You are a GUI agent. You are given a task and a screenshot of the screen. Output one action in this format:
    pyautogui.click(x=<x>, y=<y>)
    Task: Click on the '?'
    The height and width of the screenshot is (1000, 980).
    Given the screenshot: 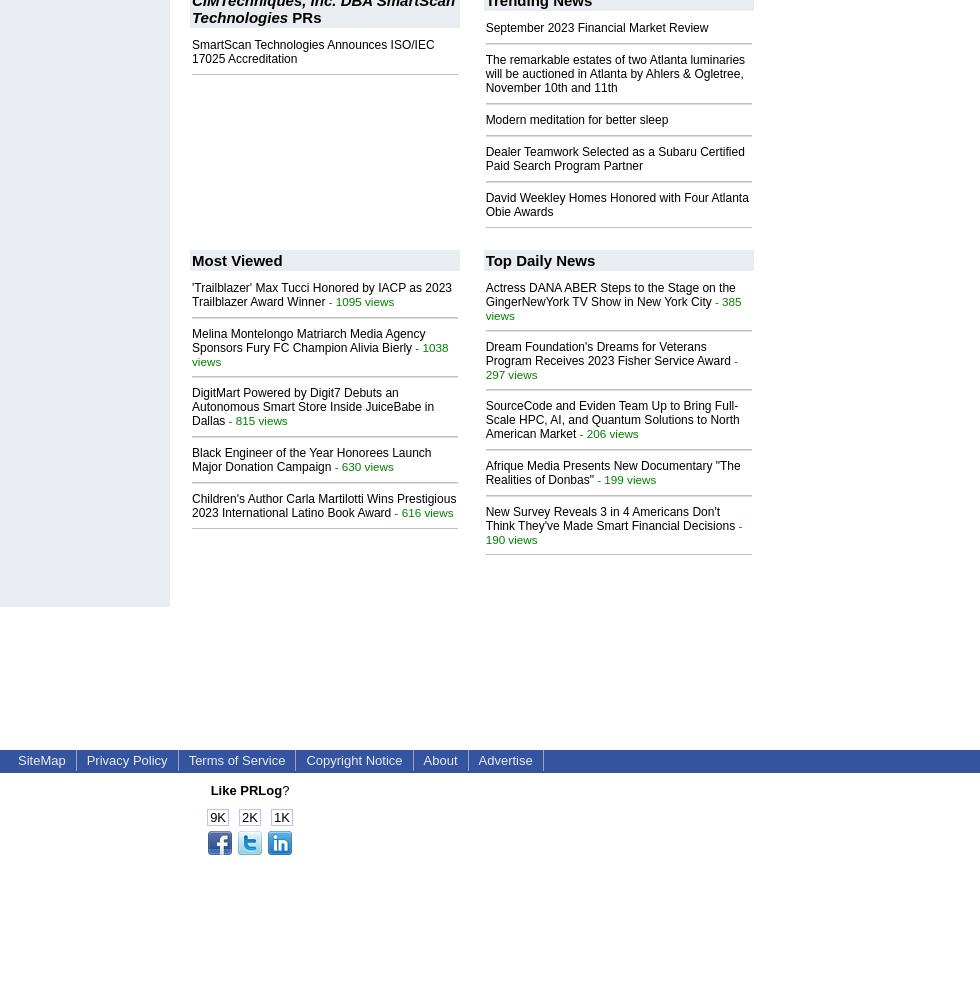 What is the action you would take?
    pyautogui.click(x=285, y=790)
    